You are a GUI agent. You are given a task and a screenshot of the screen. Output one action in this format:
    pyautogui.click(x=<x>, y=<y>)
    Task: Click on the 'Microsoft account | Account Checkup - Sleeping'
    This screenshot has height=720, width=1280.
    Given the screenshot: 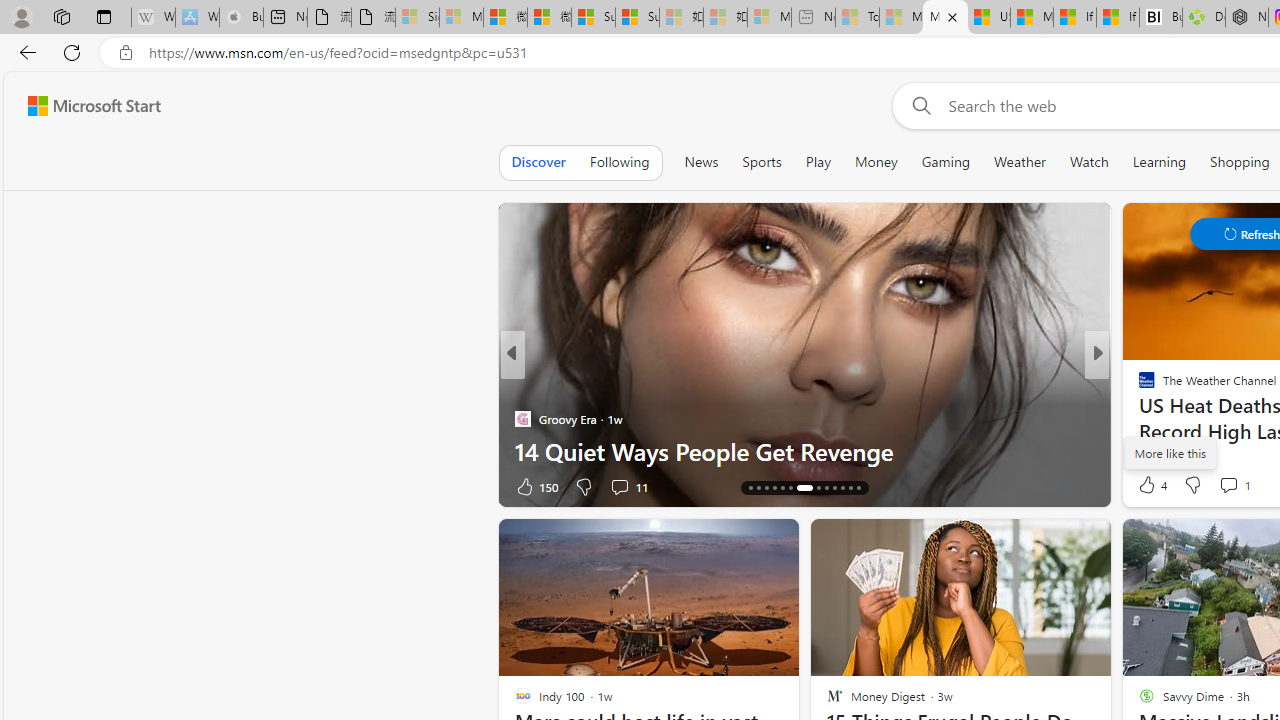 What is the action you would take?
    pyautogui.click(x=768, y=17)
    